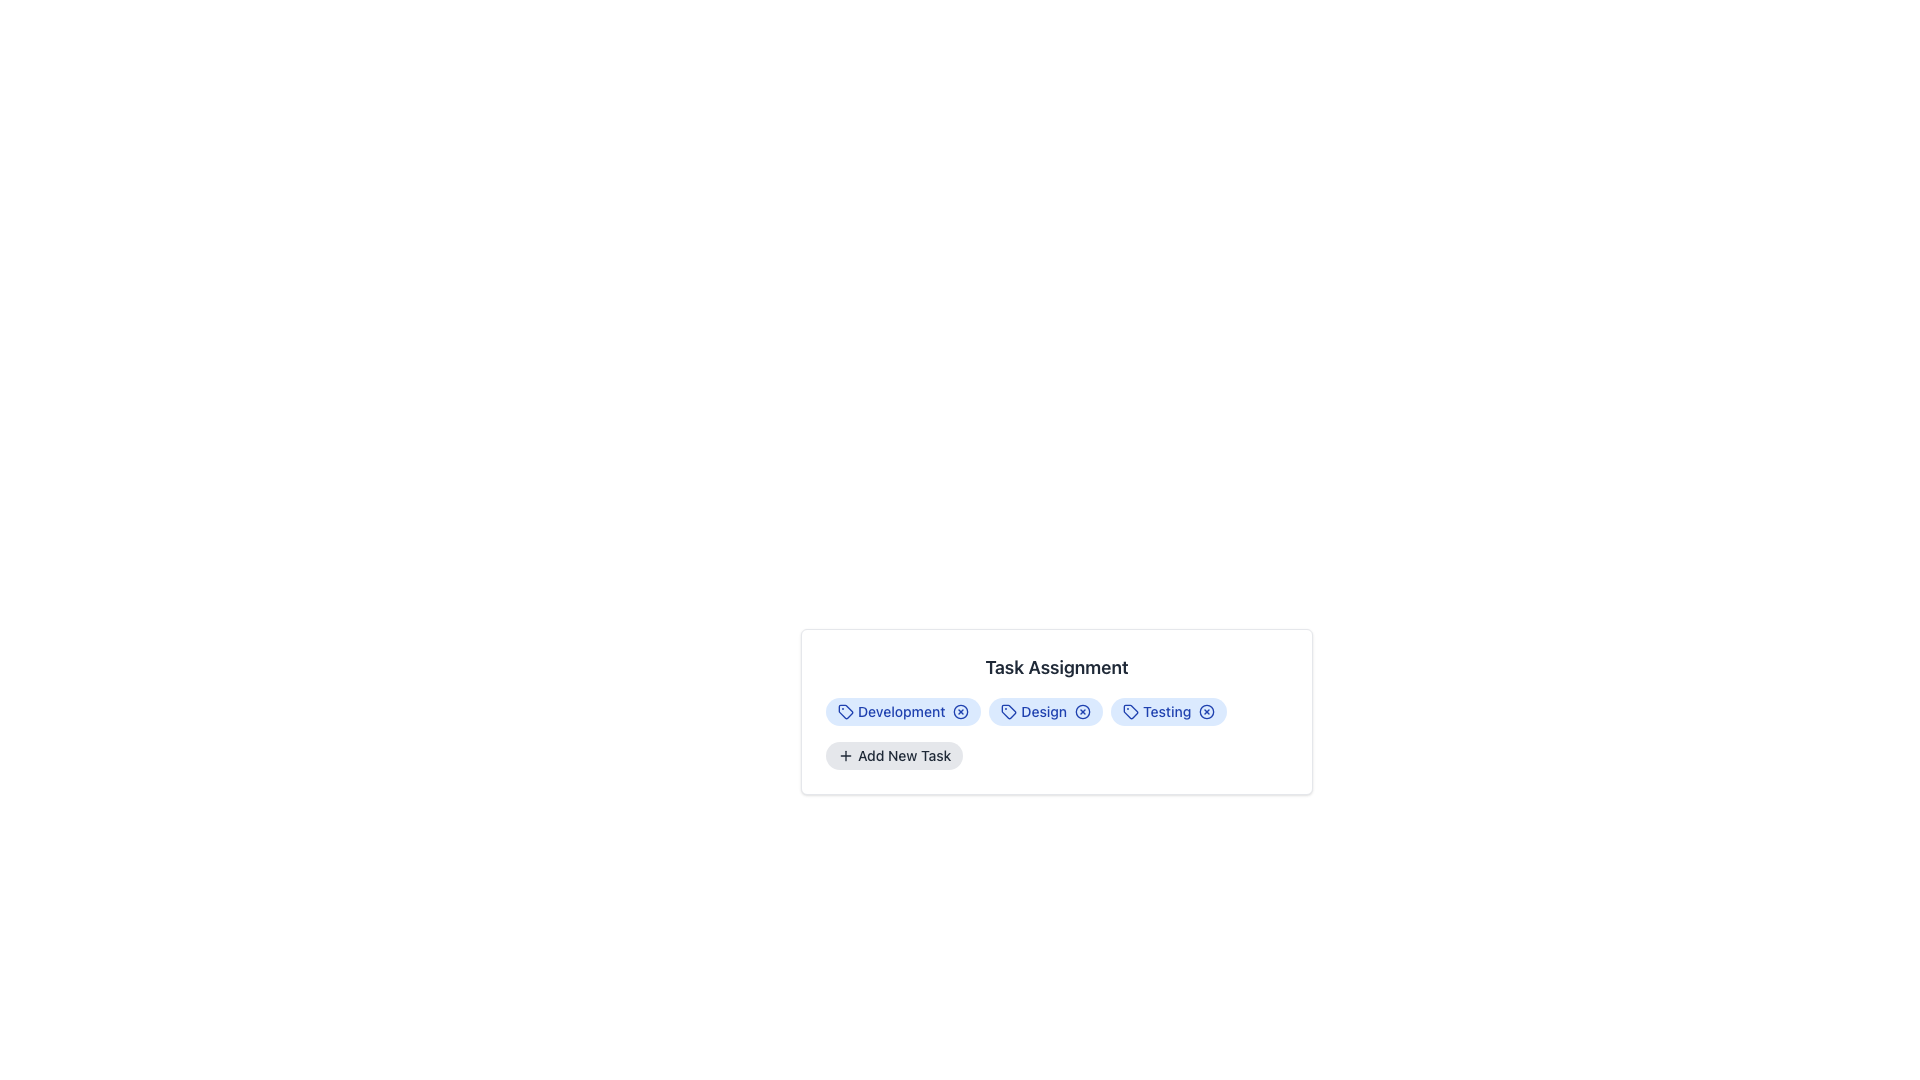  I want to click on the blue tag icon located at the left side of the 'Development' label chip, so click(845, 711).